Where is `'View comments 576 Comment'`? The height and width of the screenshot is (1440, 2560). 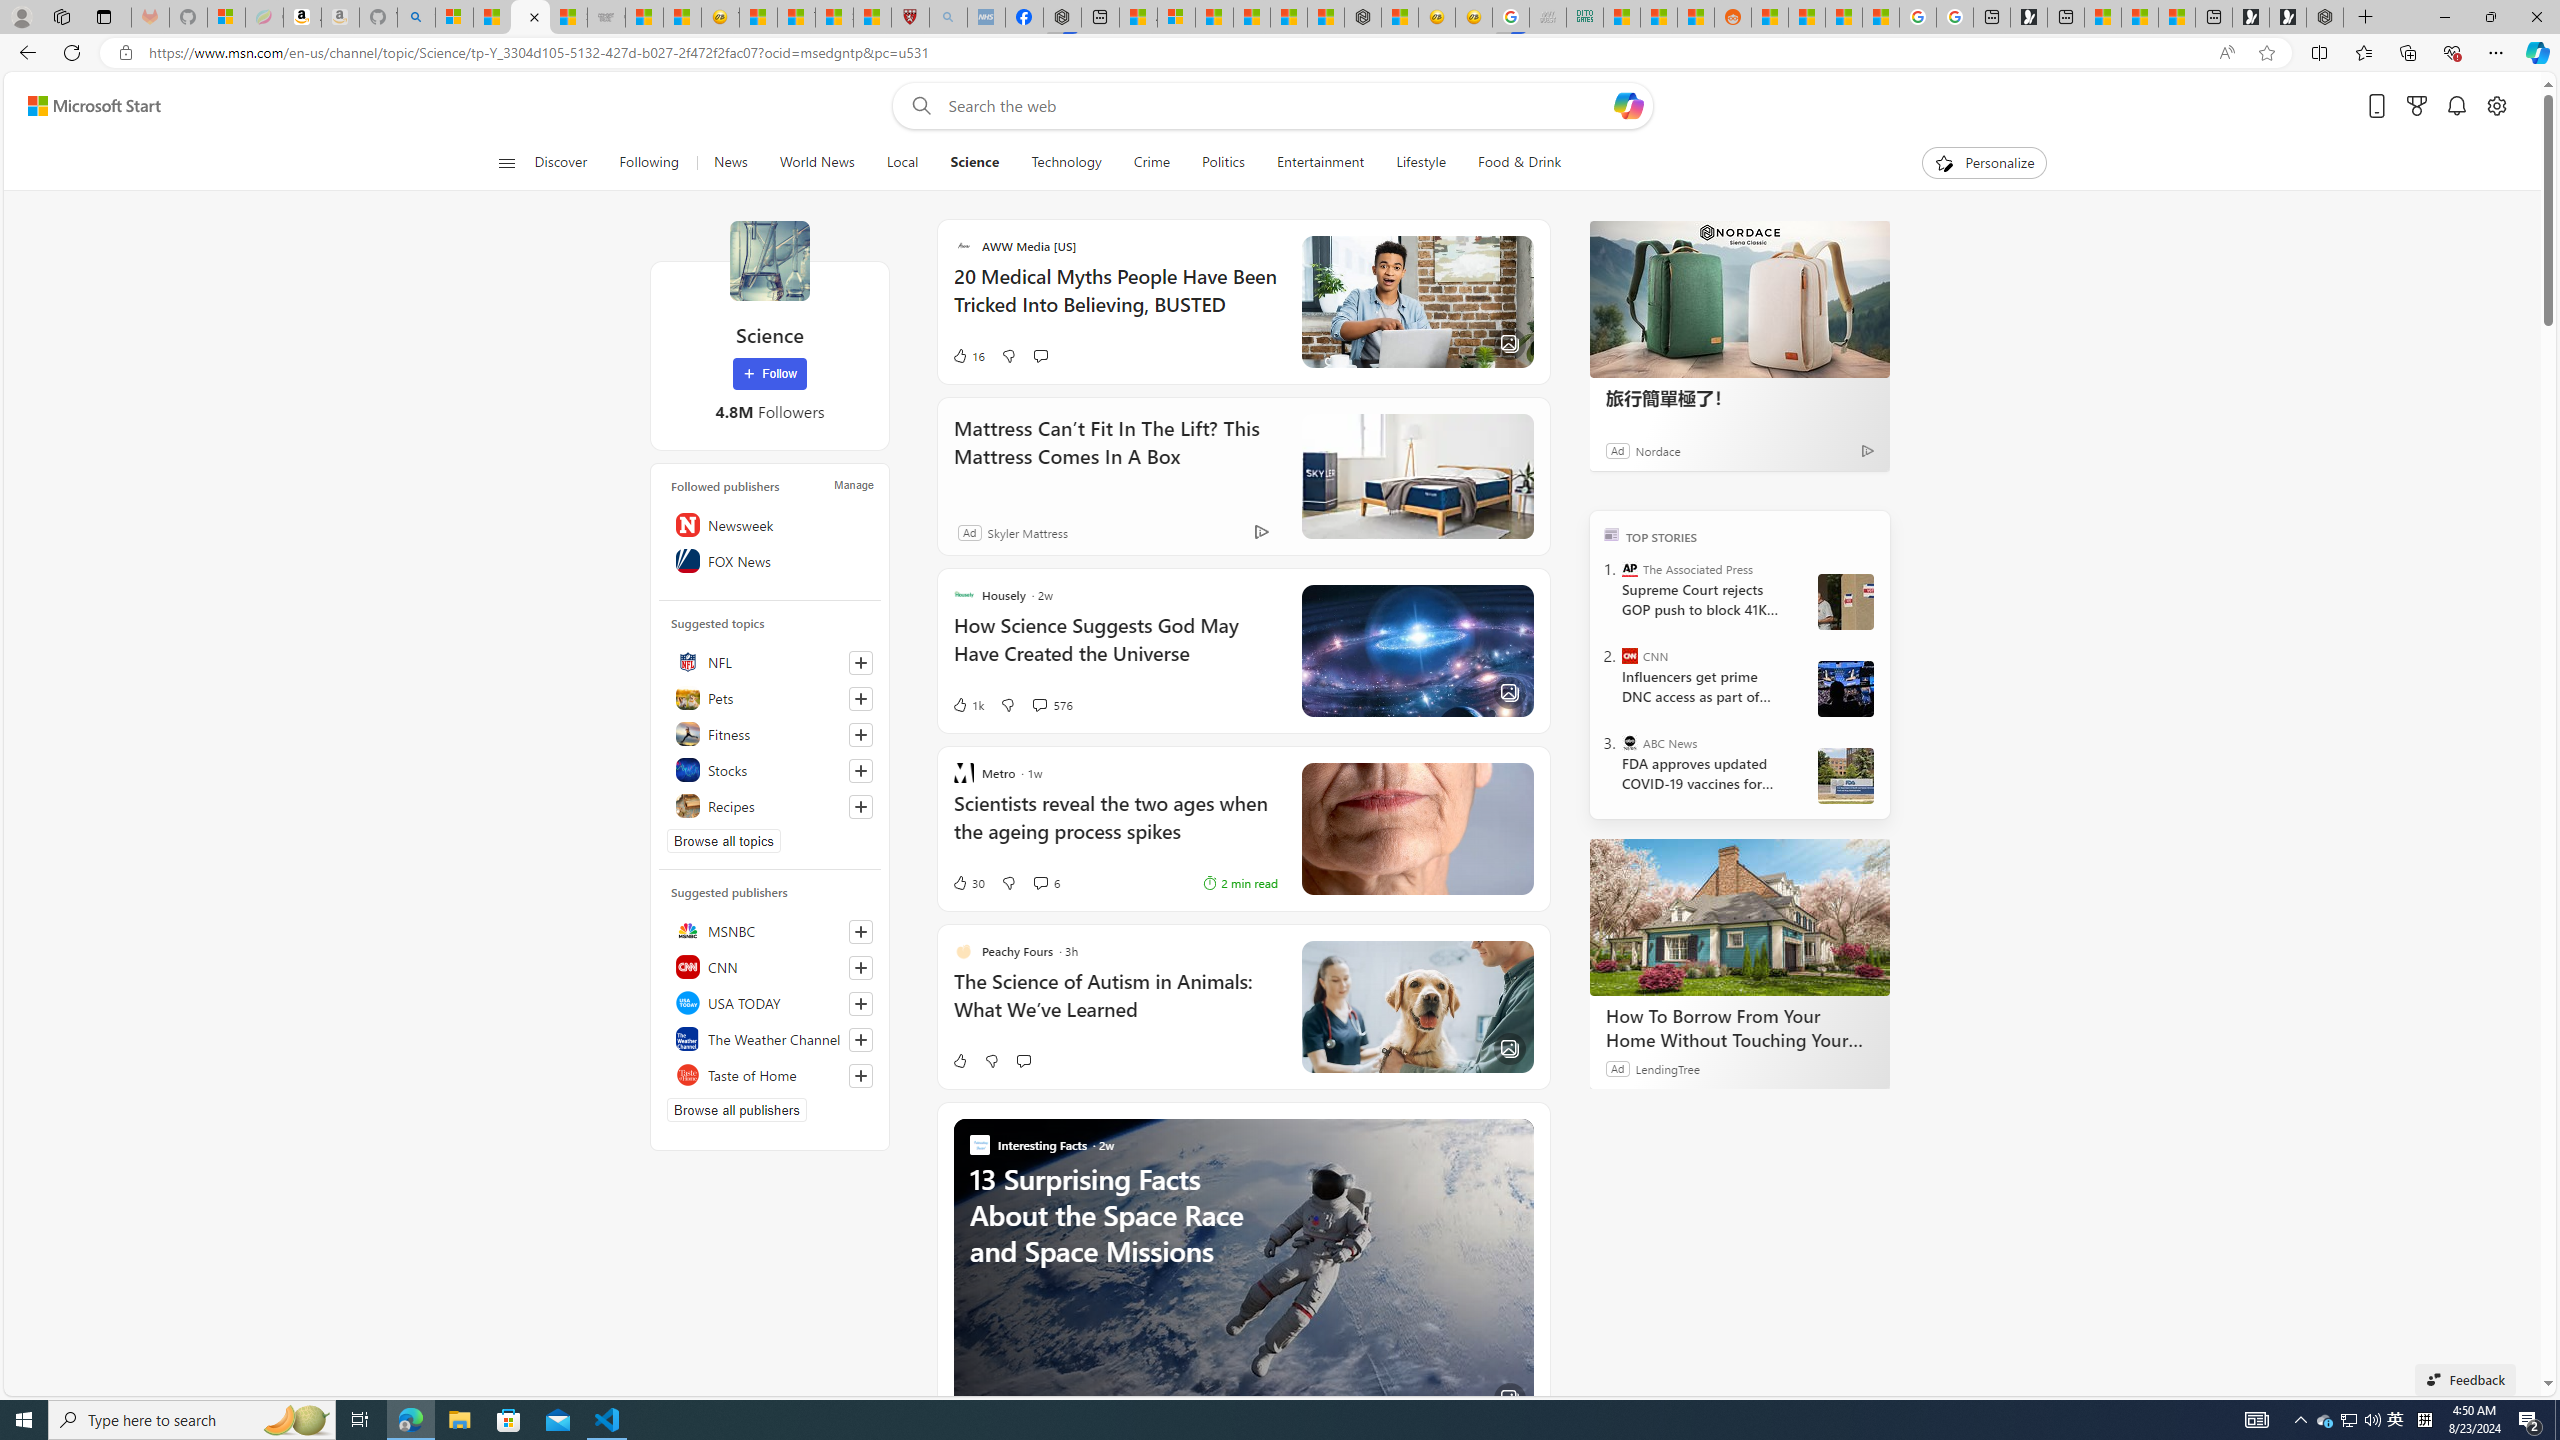 'View comments 576 Comment' is located at coordinates (1039, 704).